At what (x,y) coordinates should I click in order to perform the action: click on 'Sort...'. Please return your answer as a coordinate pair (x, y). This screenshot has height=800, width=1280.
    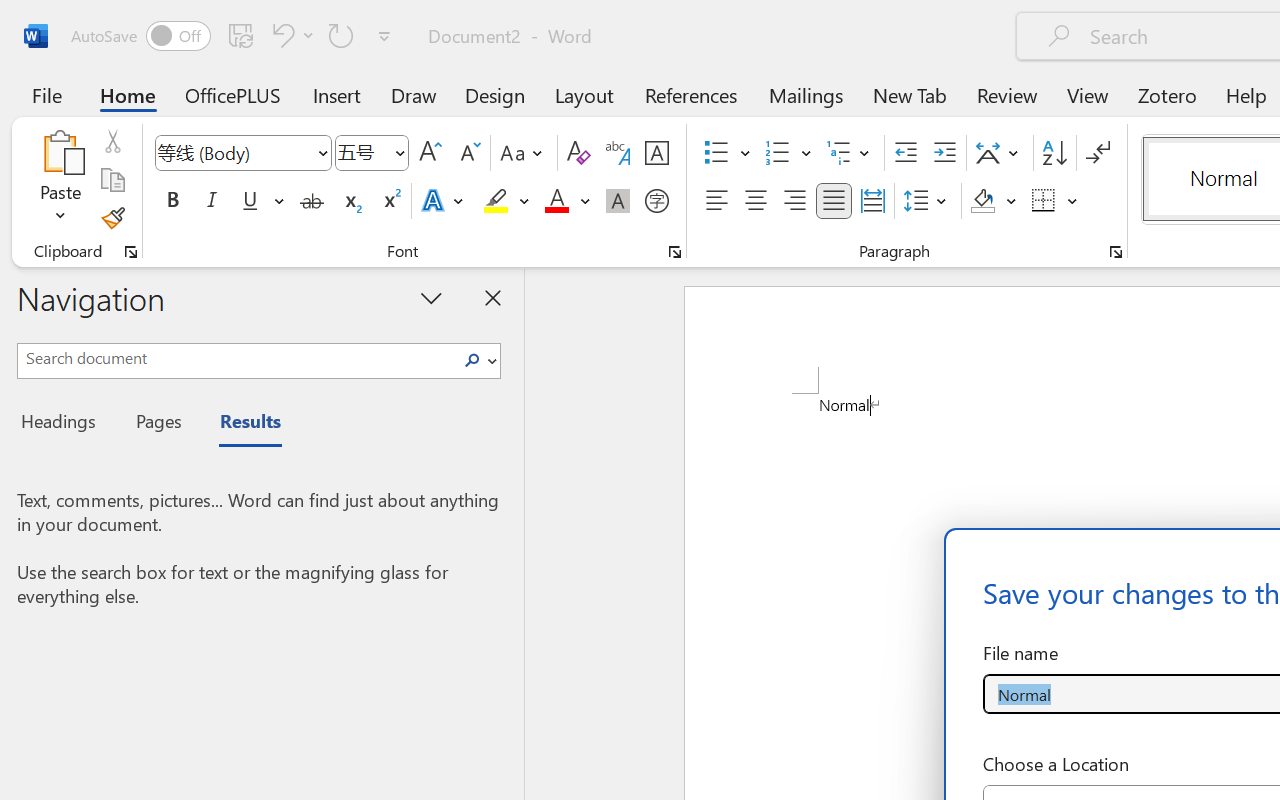
    Looking at the image, I should click on (1053, 153).